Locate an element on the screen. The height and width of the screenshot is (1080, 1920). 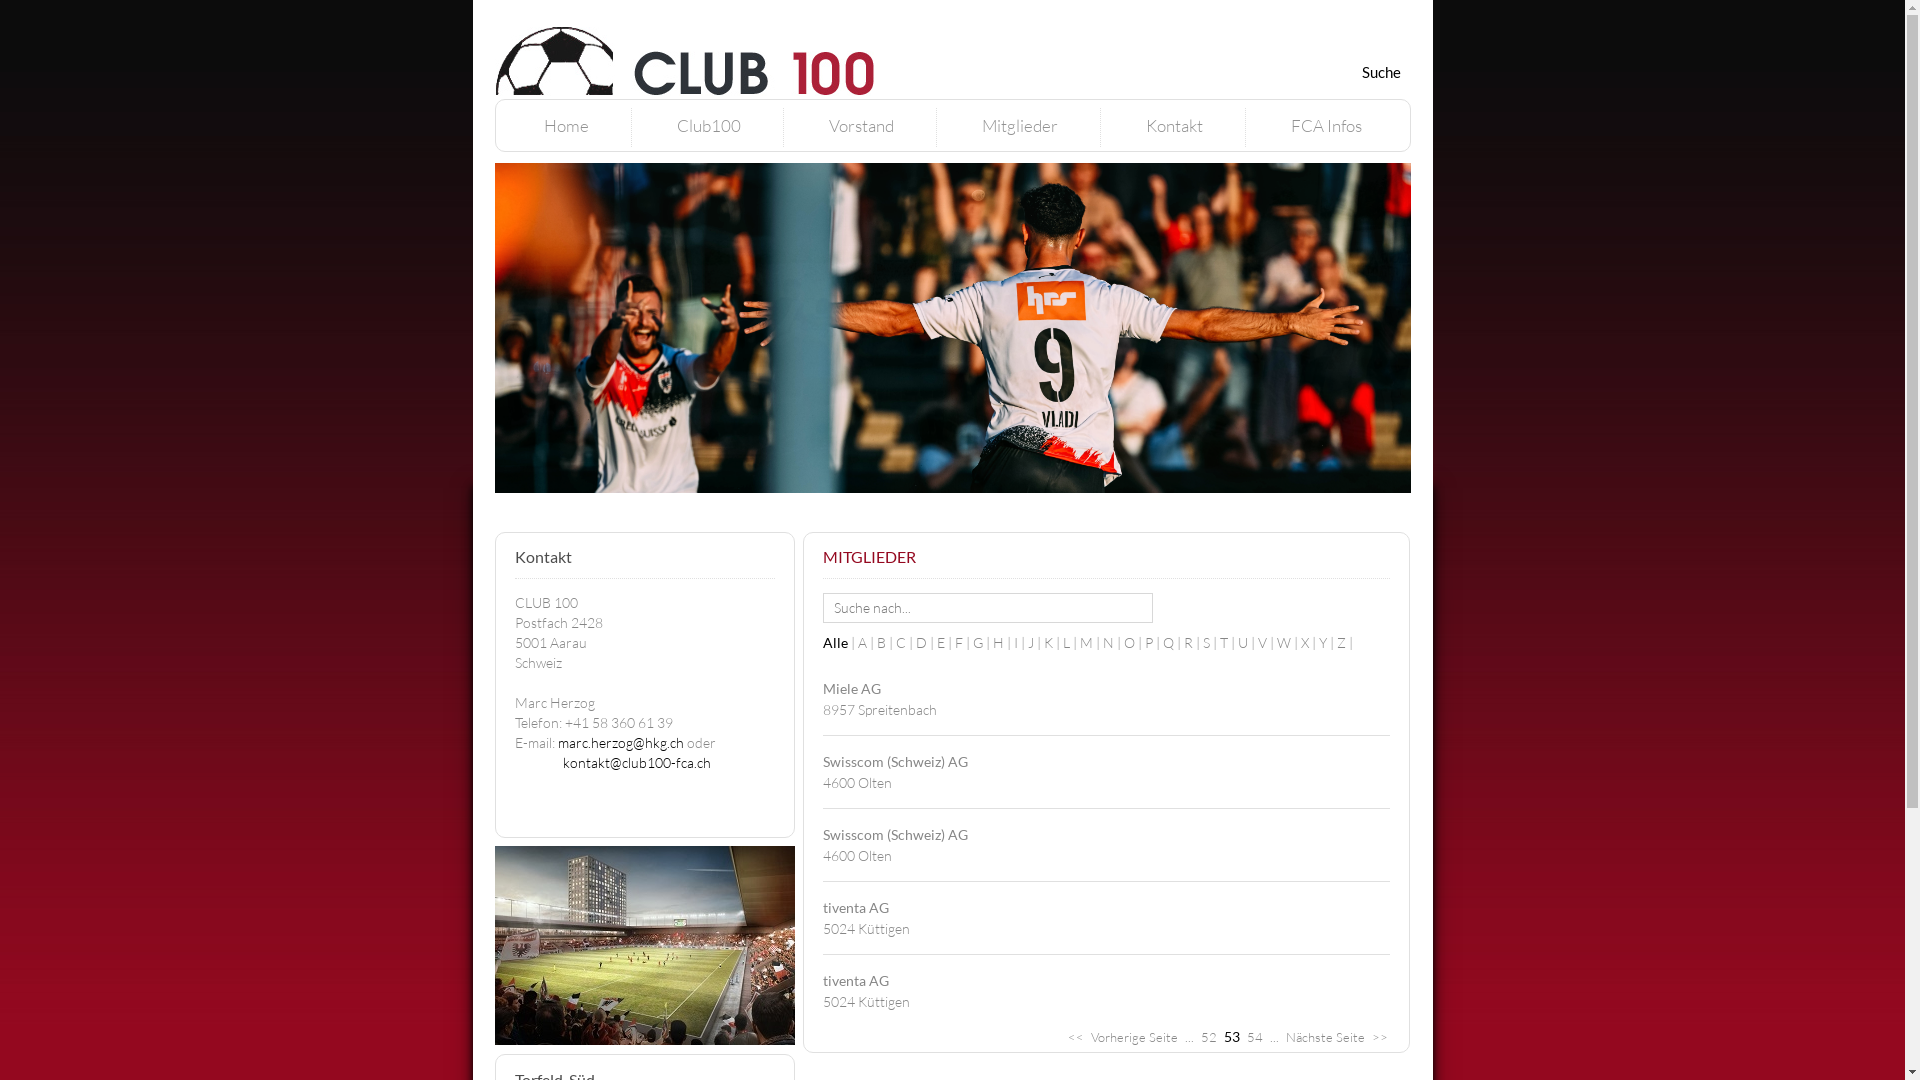
'Mitglieder' is located at coordinates (982, 125).